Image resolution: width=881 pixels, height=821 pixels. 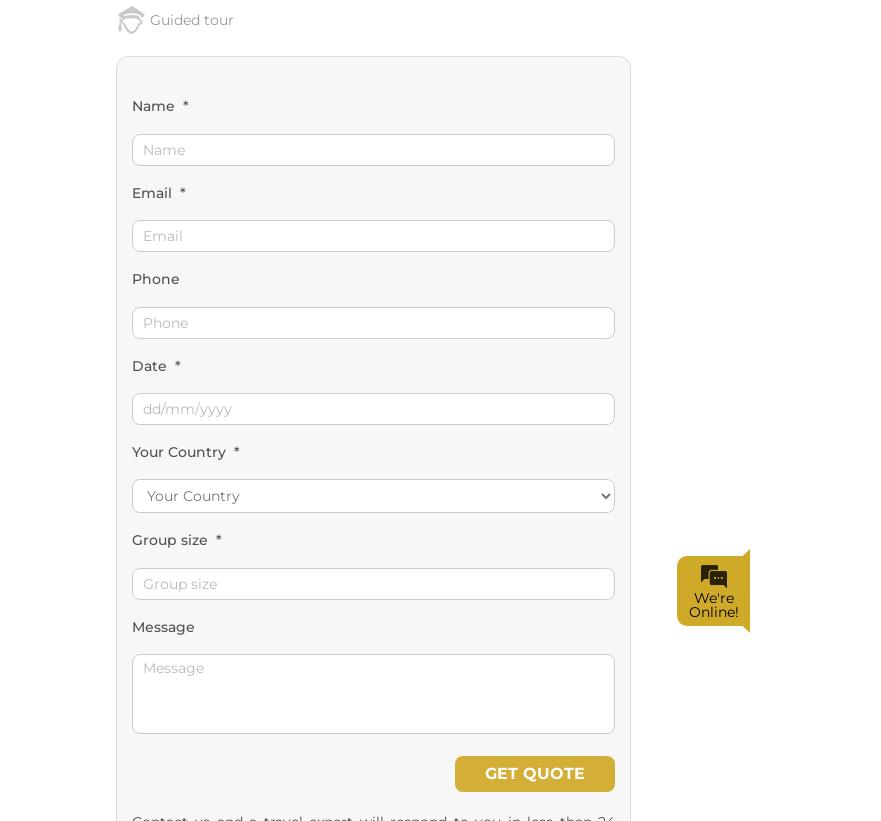 What do you see at coordinates (131, 420) in the screenshot?
I see `'Contact us and a travel expert will respond to you in less than 24 hours (working days)'` at bounding box center [131, 420].